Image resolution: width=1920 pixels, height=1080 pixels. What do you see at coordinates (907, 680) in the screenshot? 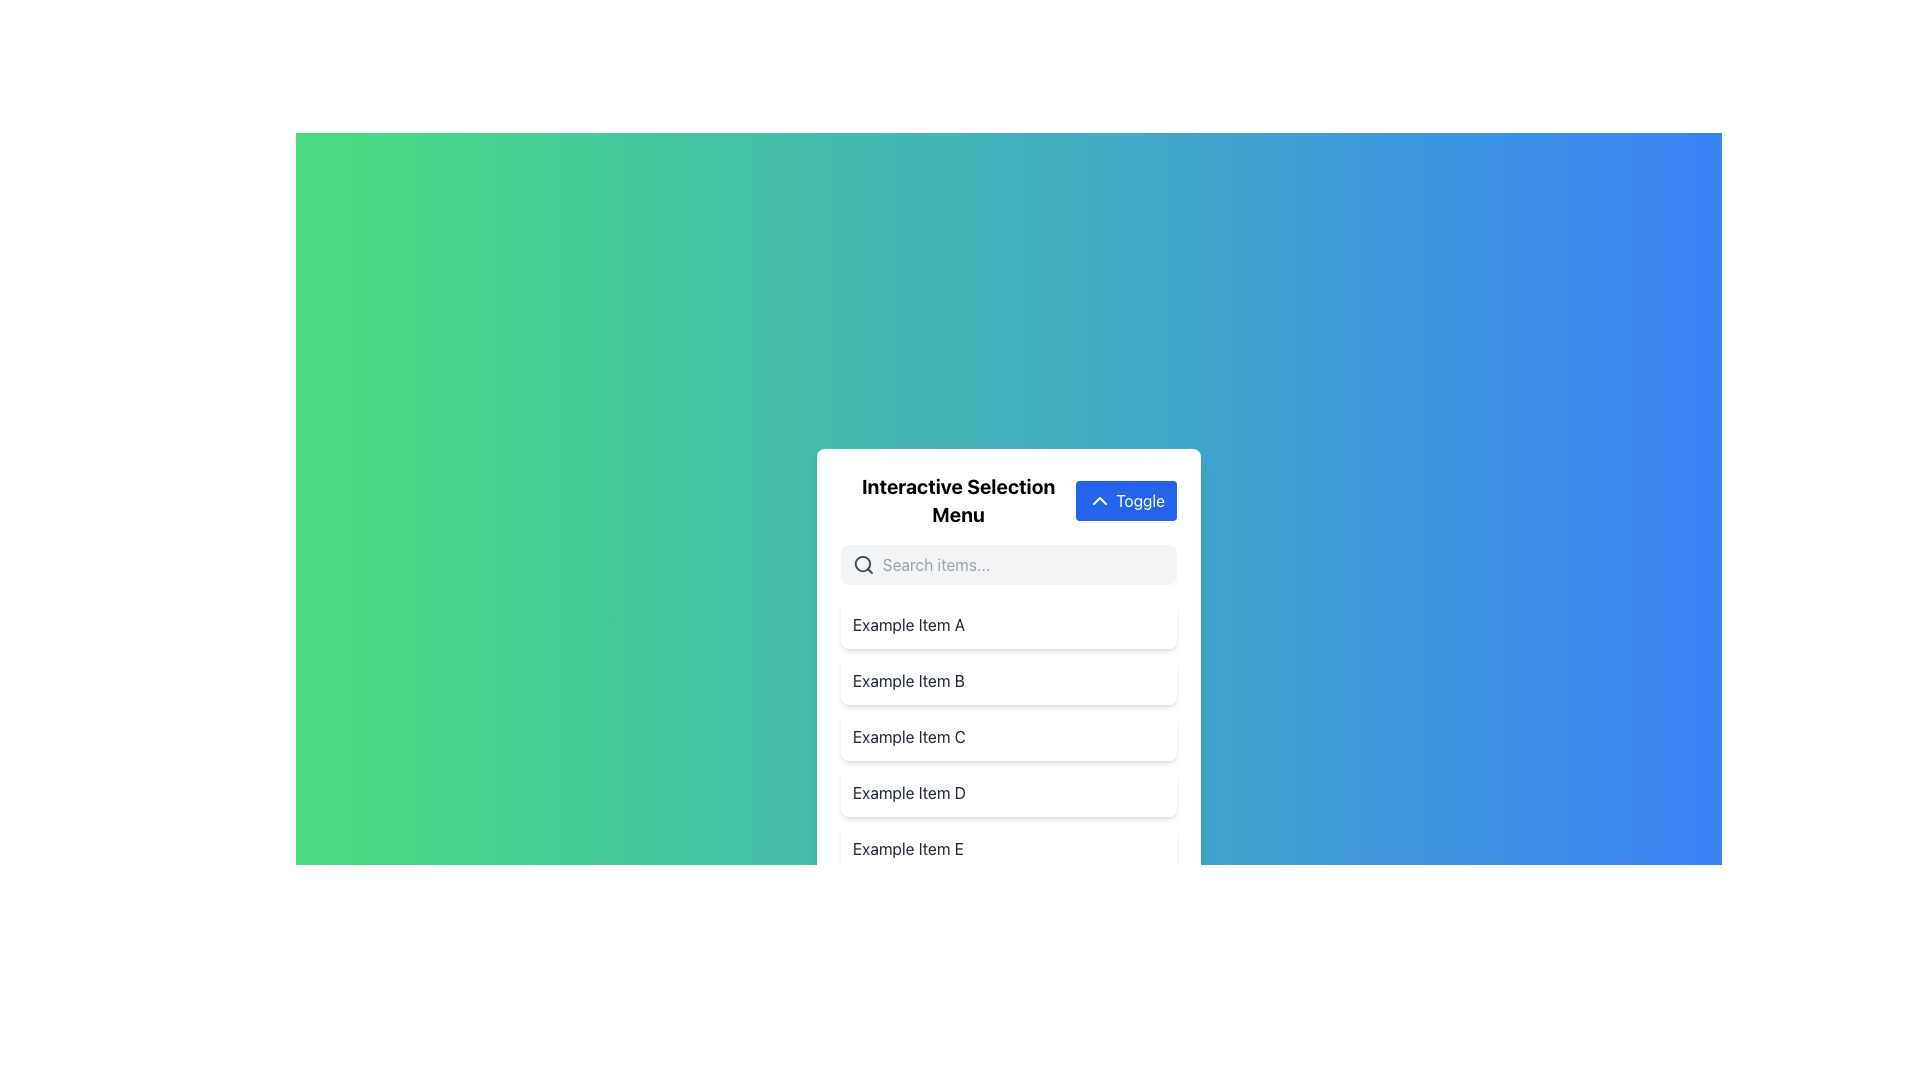
I see `the text label that displays an item name within the second row of the vertical selection menu` at bounding box center [907, 680].